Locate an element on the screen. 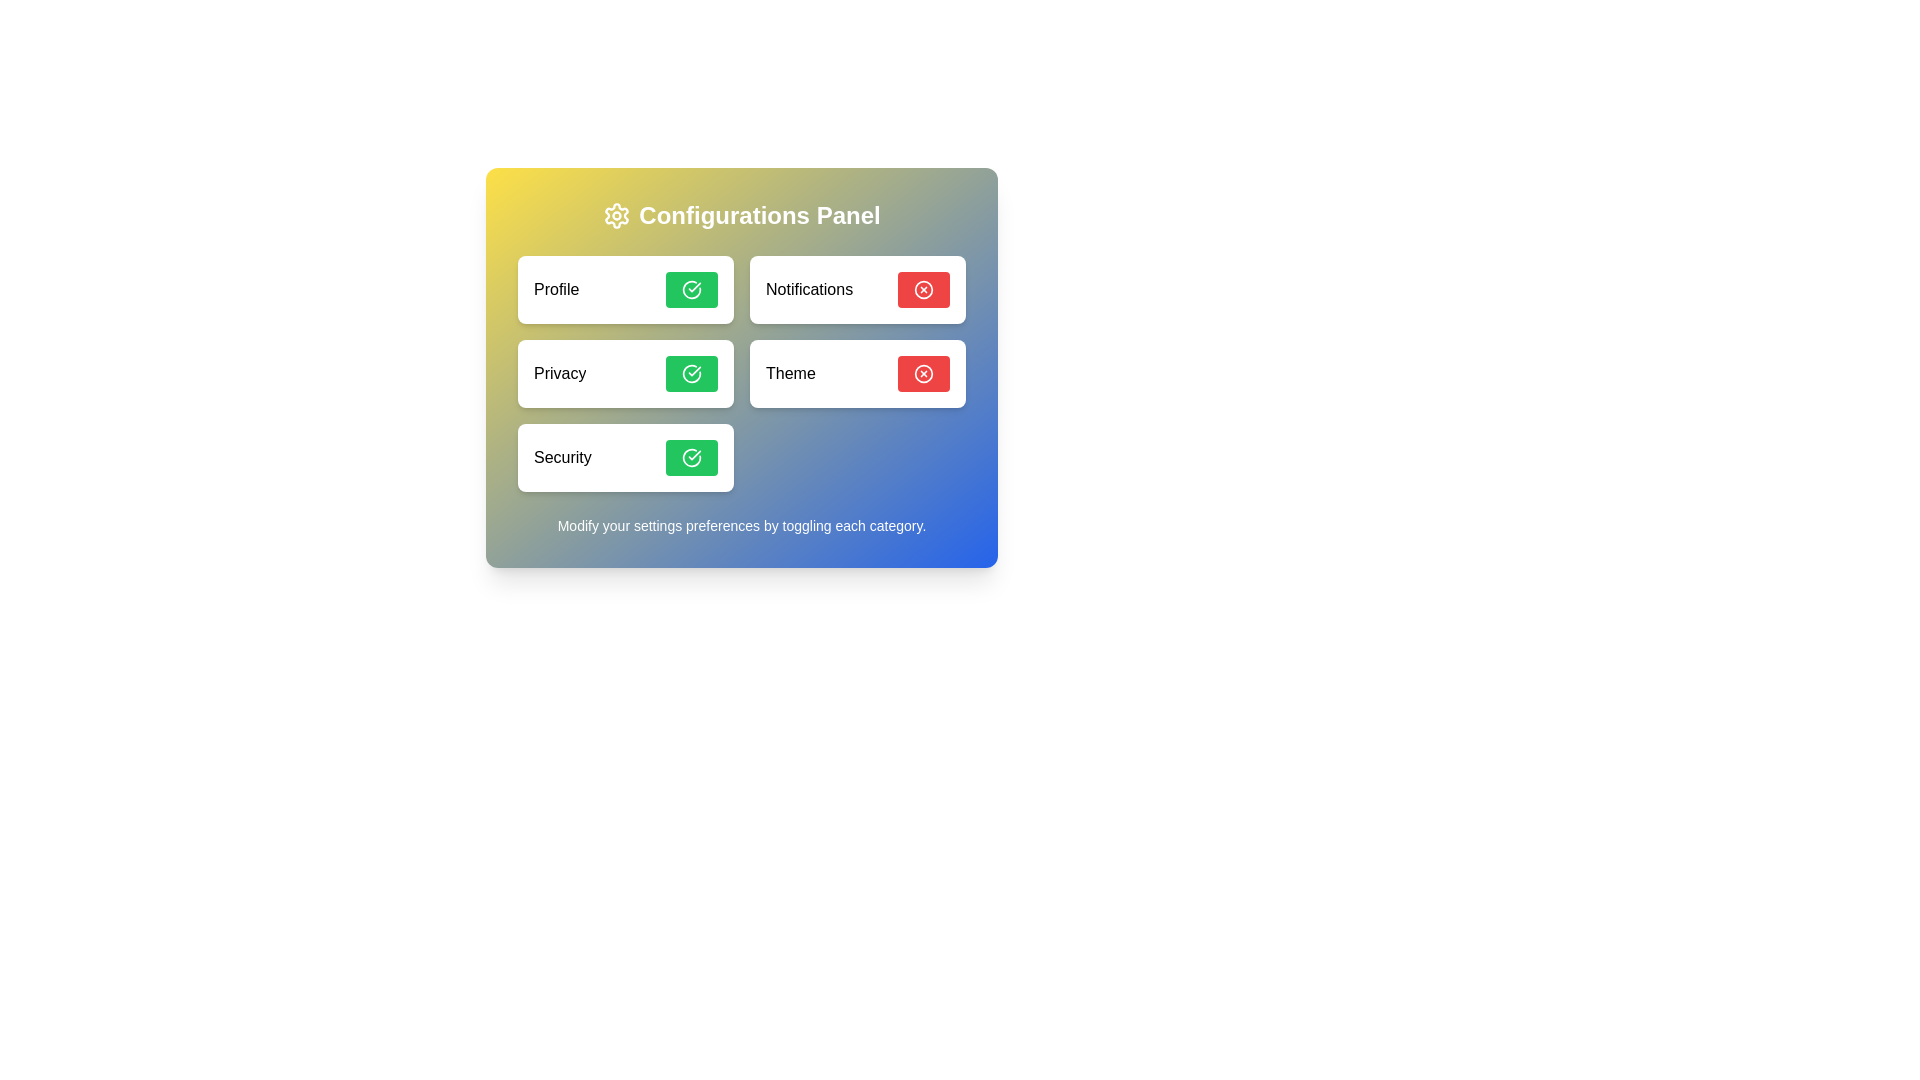 The image size is (1920, 1080). the third icon from the top in the left column of the configurations box, which indicates the activation status of the 'Privacy' setting is located at coordinates (691, 374).